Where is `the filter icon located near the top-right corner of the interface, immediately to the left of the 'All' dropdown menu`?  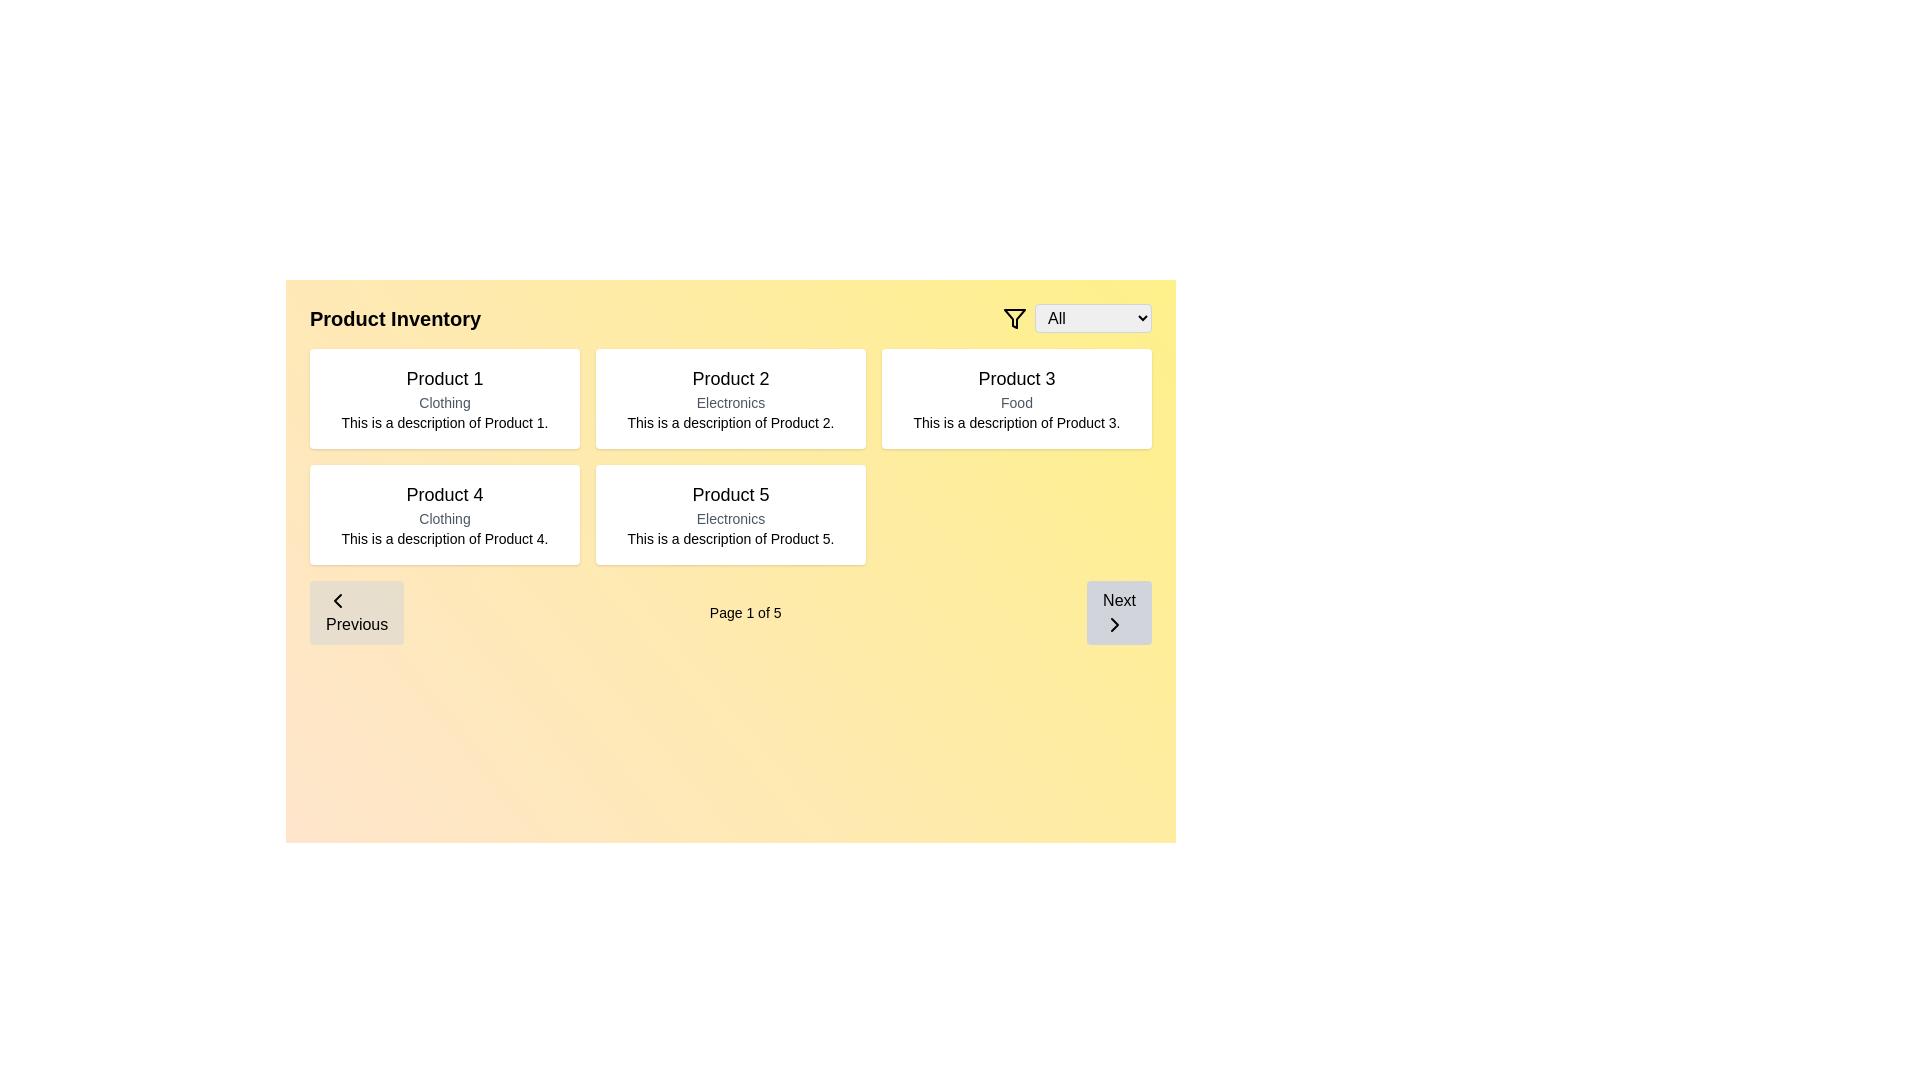
the filter icon located near the top-right corner of the interface, immediately to the left of the 'All' dropdown menu is located at coordinates (1014, 317).